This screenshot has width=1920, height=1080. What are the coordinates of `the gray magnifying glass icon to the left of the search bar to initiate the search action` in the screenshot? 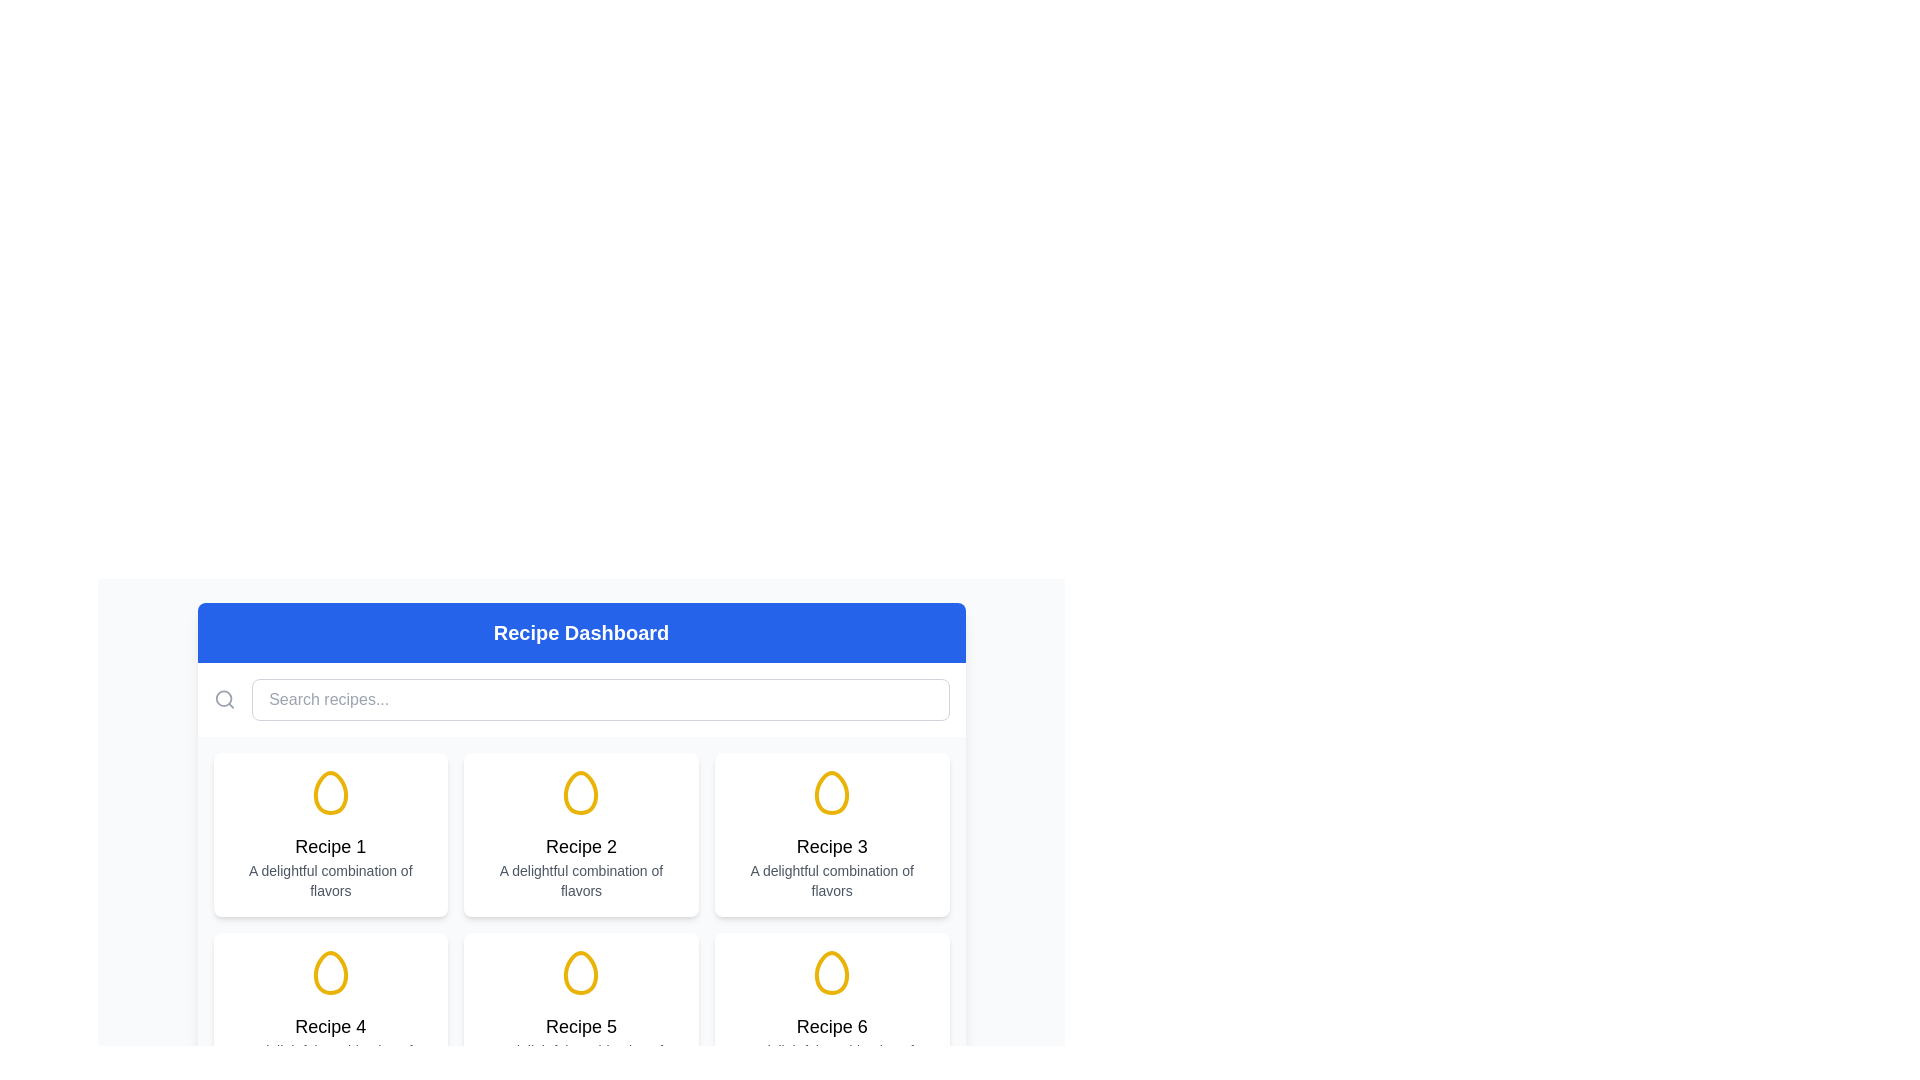 It's located at (224, 698).